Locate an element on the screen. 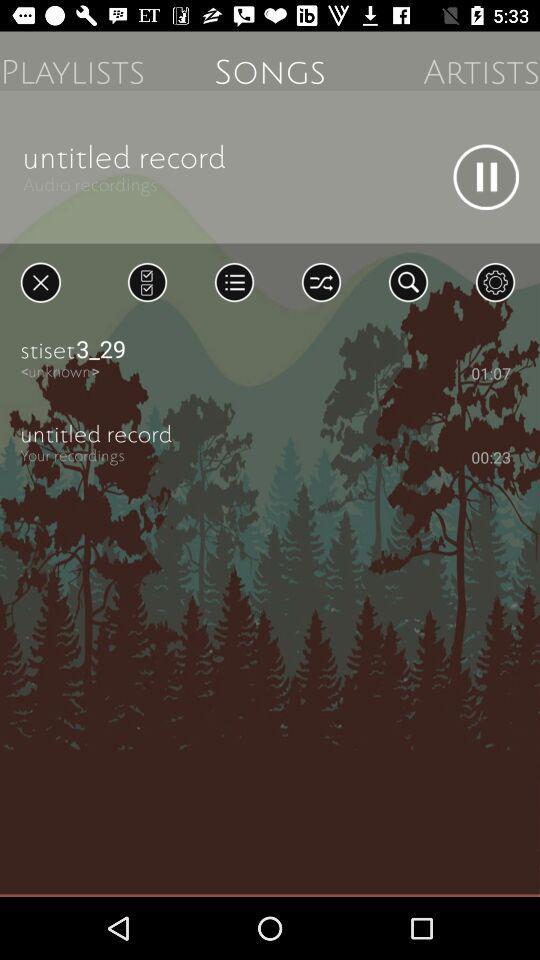  settings is located at coordinates (494, 281).